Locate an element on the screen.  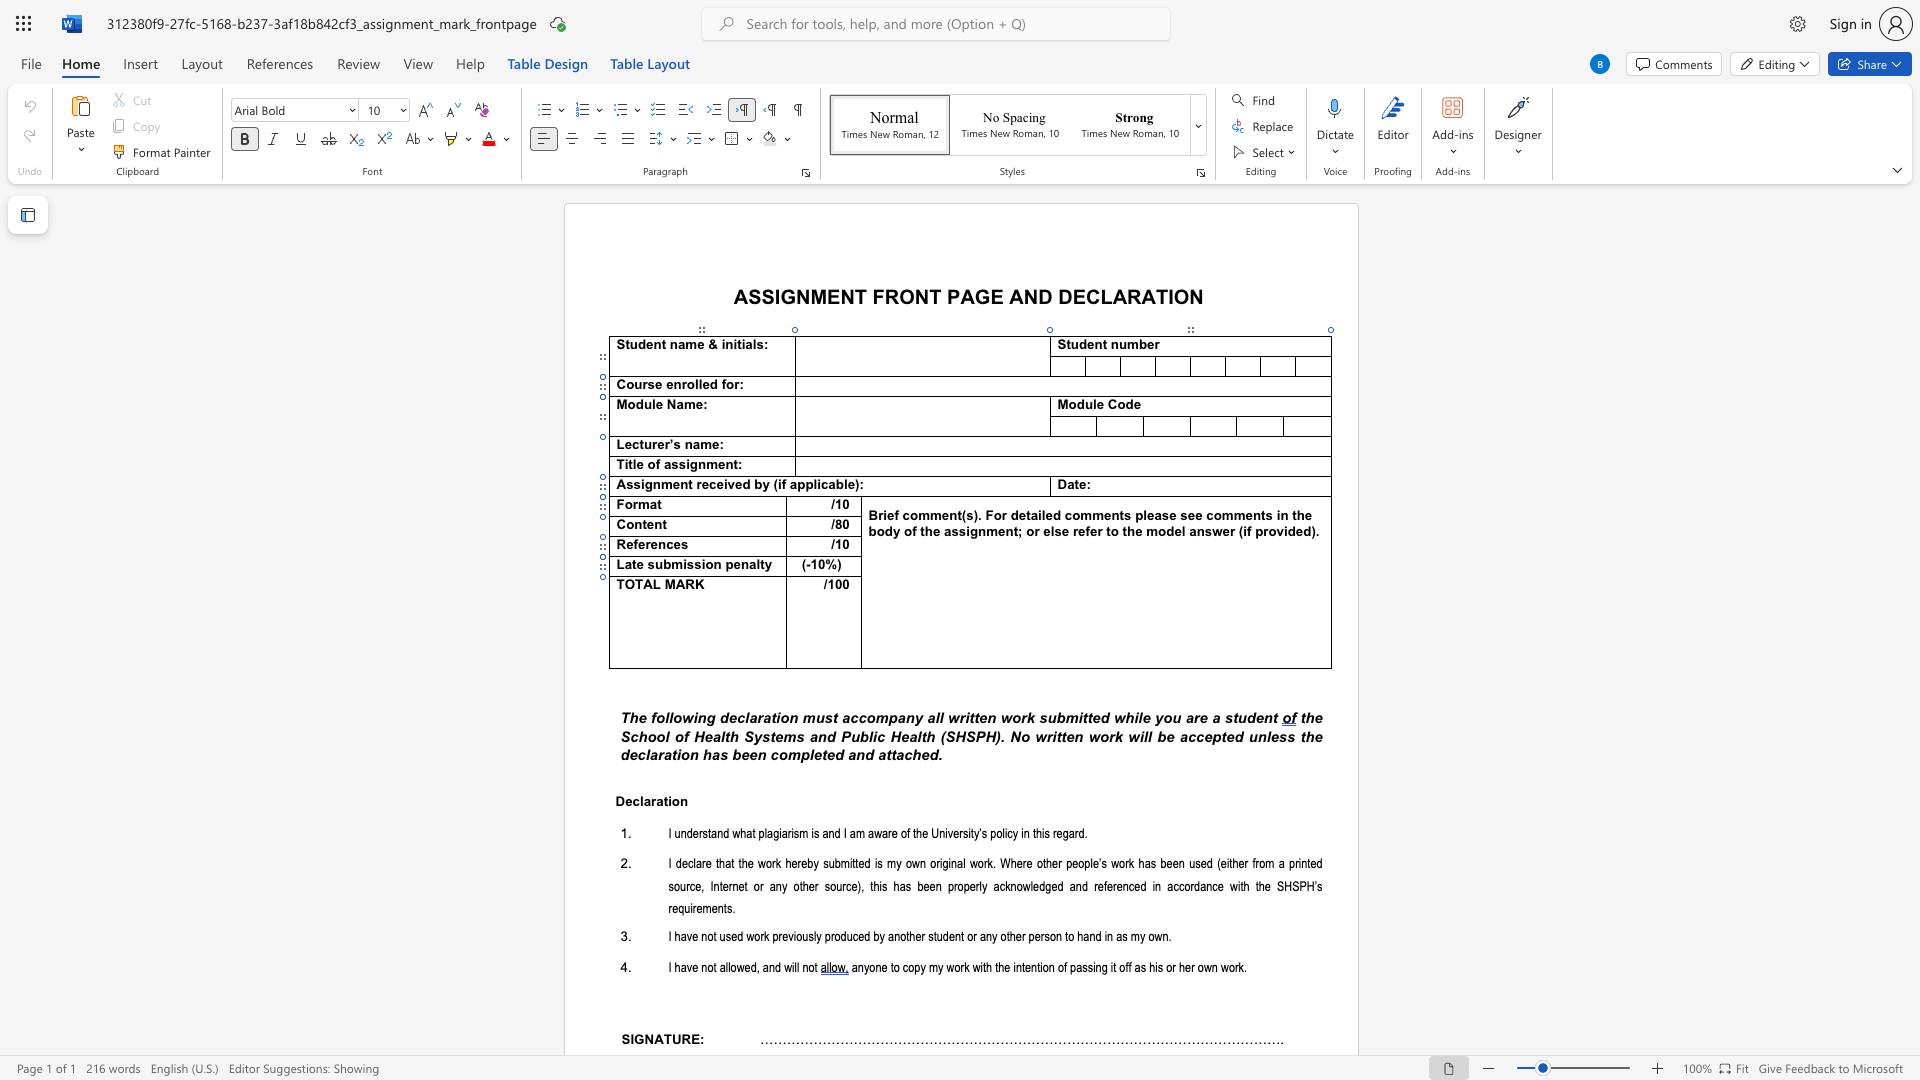
the 1th character "s" in the text is located at coordinates (765, 736).